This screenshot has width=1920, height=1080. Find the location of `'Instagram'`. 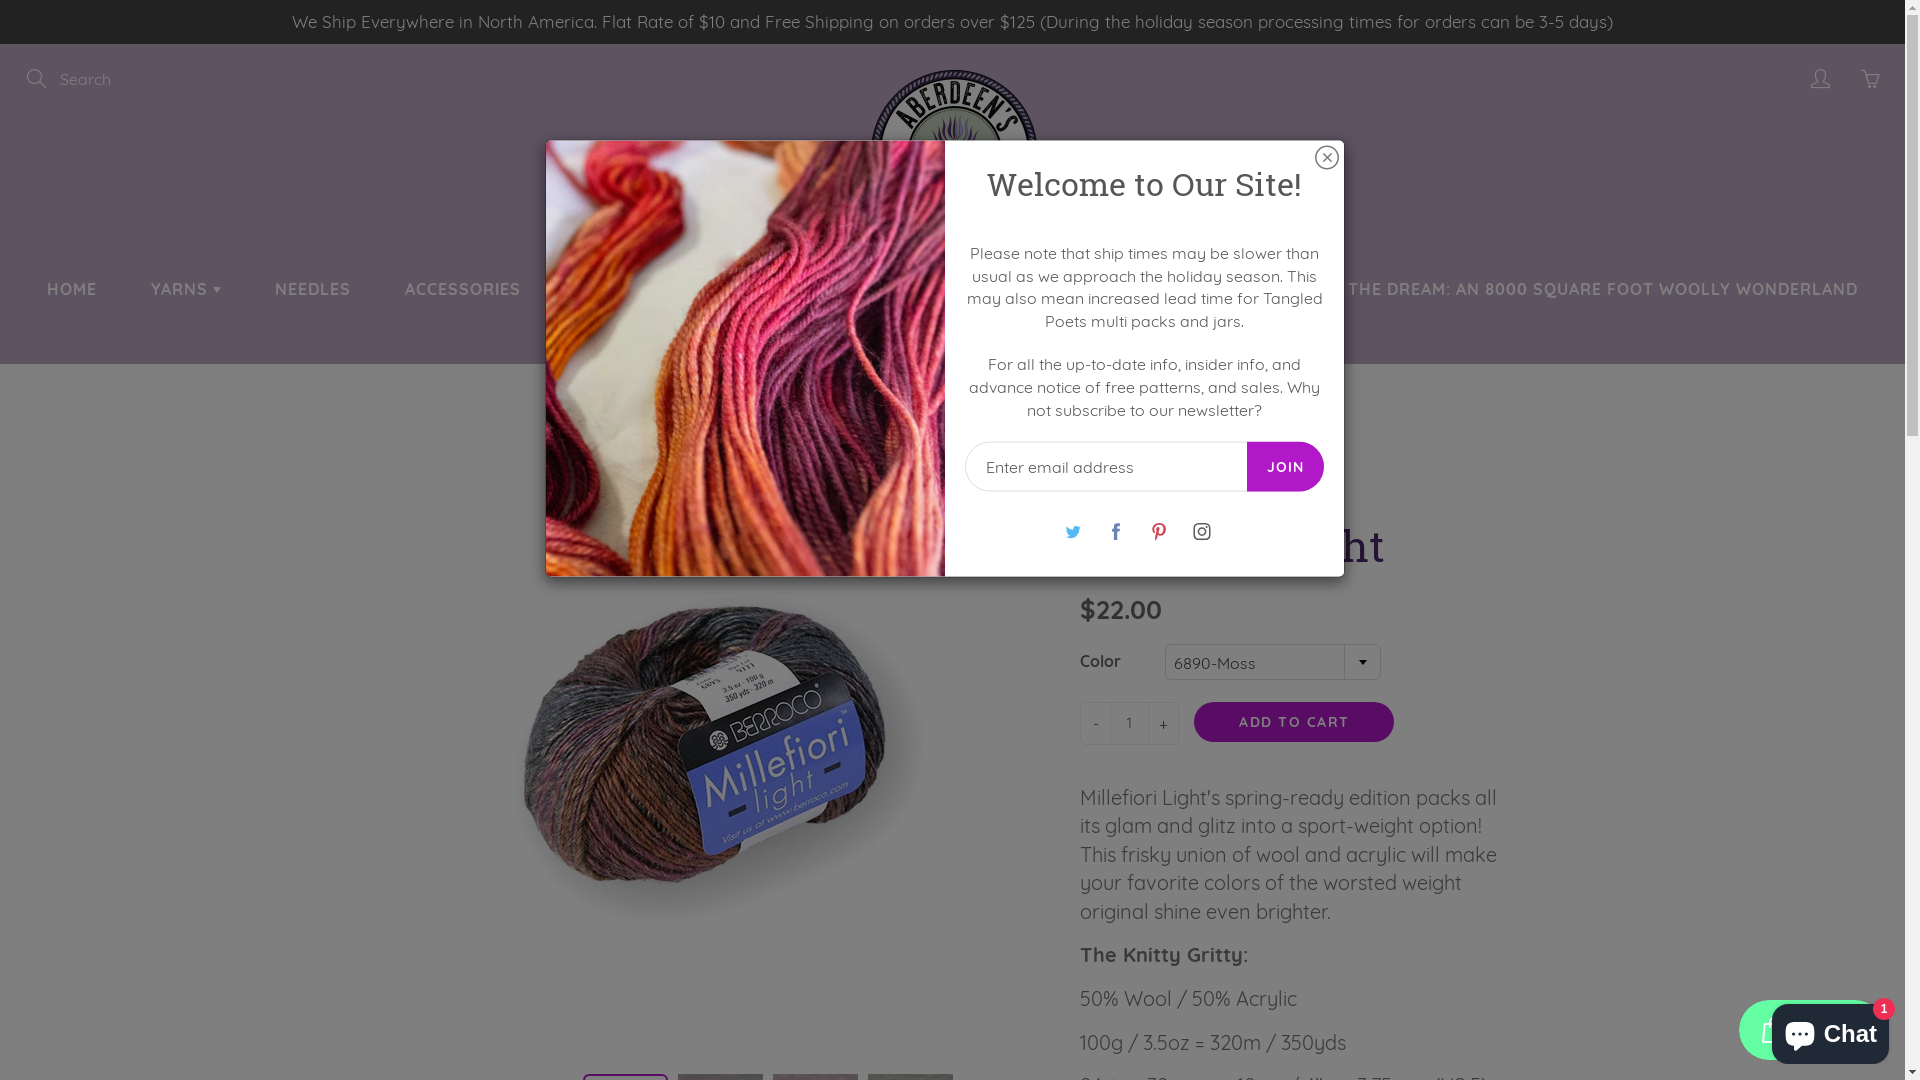

'Instagram' is located at coordinates (1200, 530).